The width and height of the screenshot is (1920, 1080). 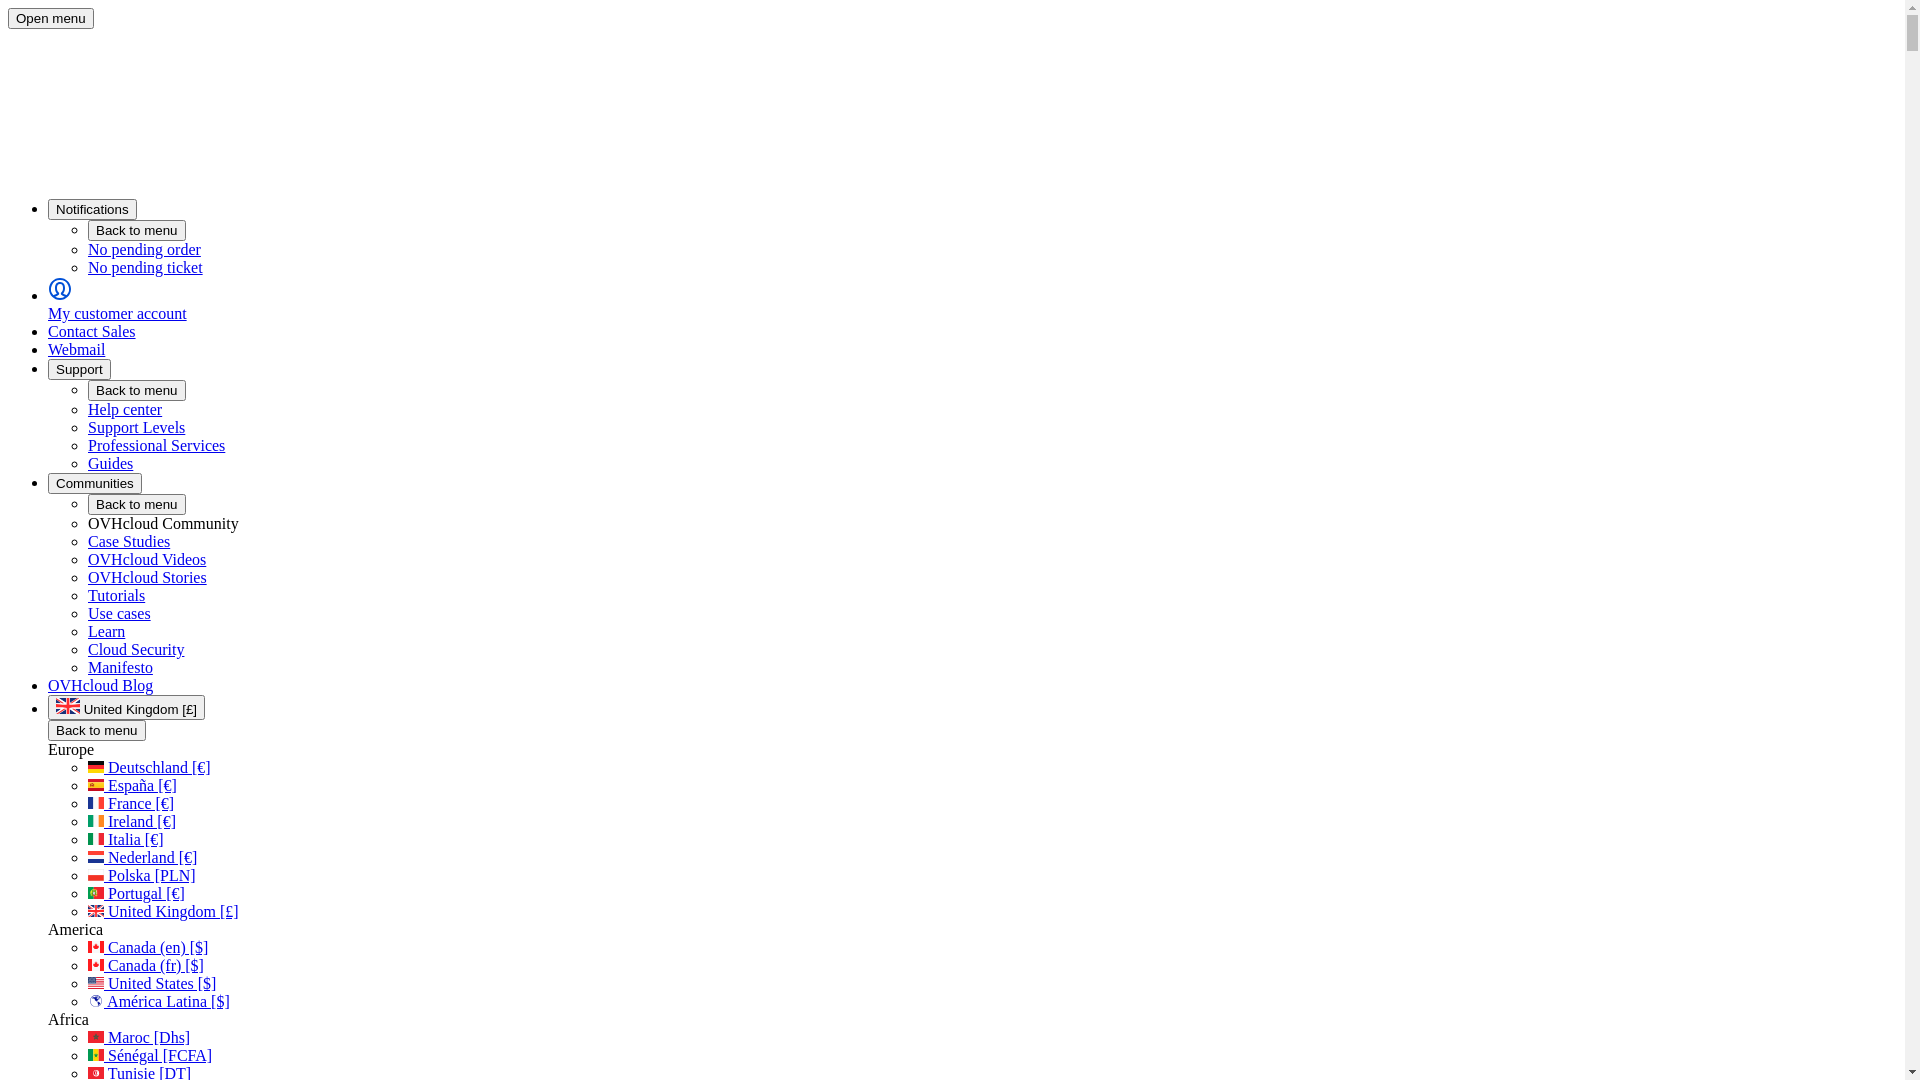 What do you see at coordinates (151, 982) in the screenshot?
I see `'United States [$]'` at bounding box center [151, 982].